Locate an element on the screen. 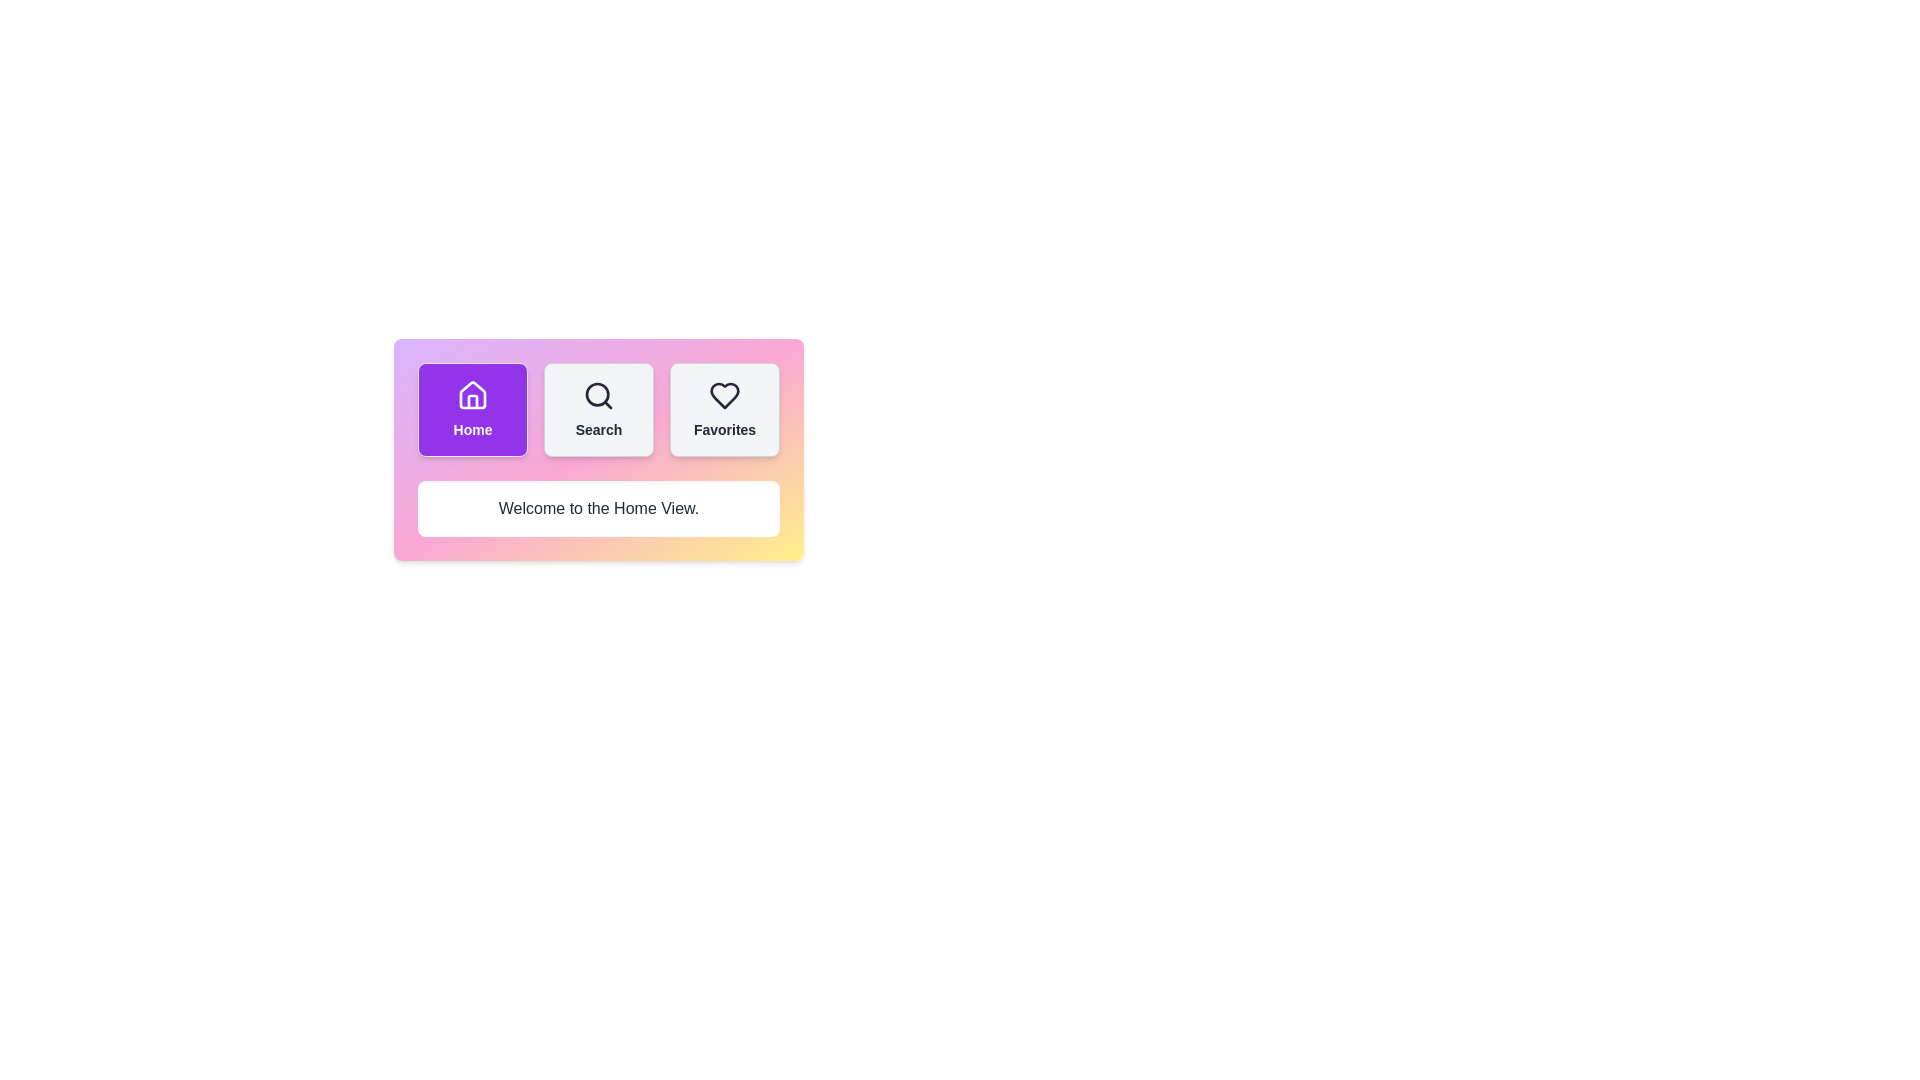 The width and height of the screenshot is (1920, 1080). the center of the inner circle of the search button icon, which is located between the 'Home' button on the left and the 'Favorites' button on the right is located at coordinates (596, 394).